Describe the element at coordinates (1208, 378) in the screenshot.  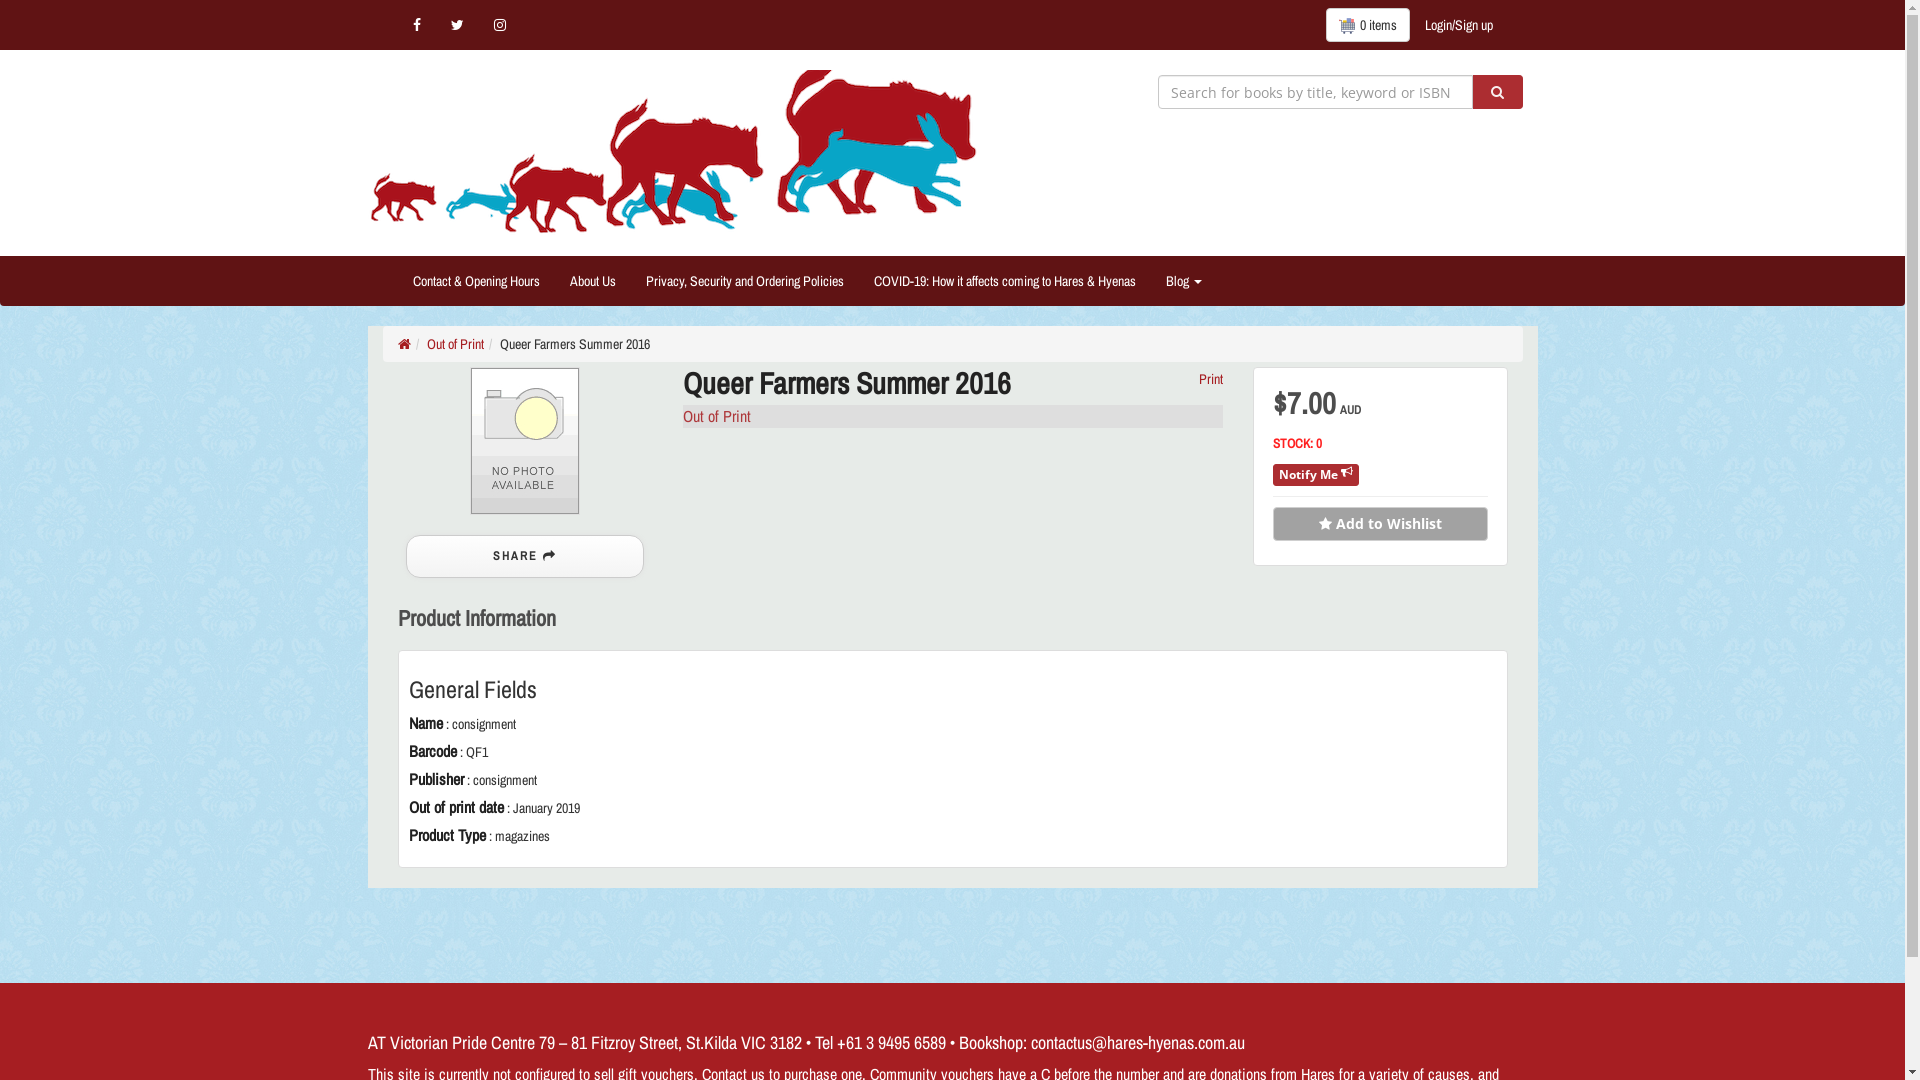
I see `' Print'` at that location.